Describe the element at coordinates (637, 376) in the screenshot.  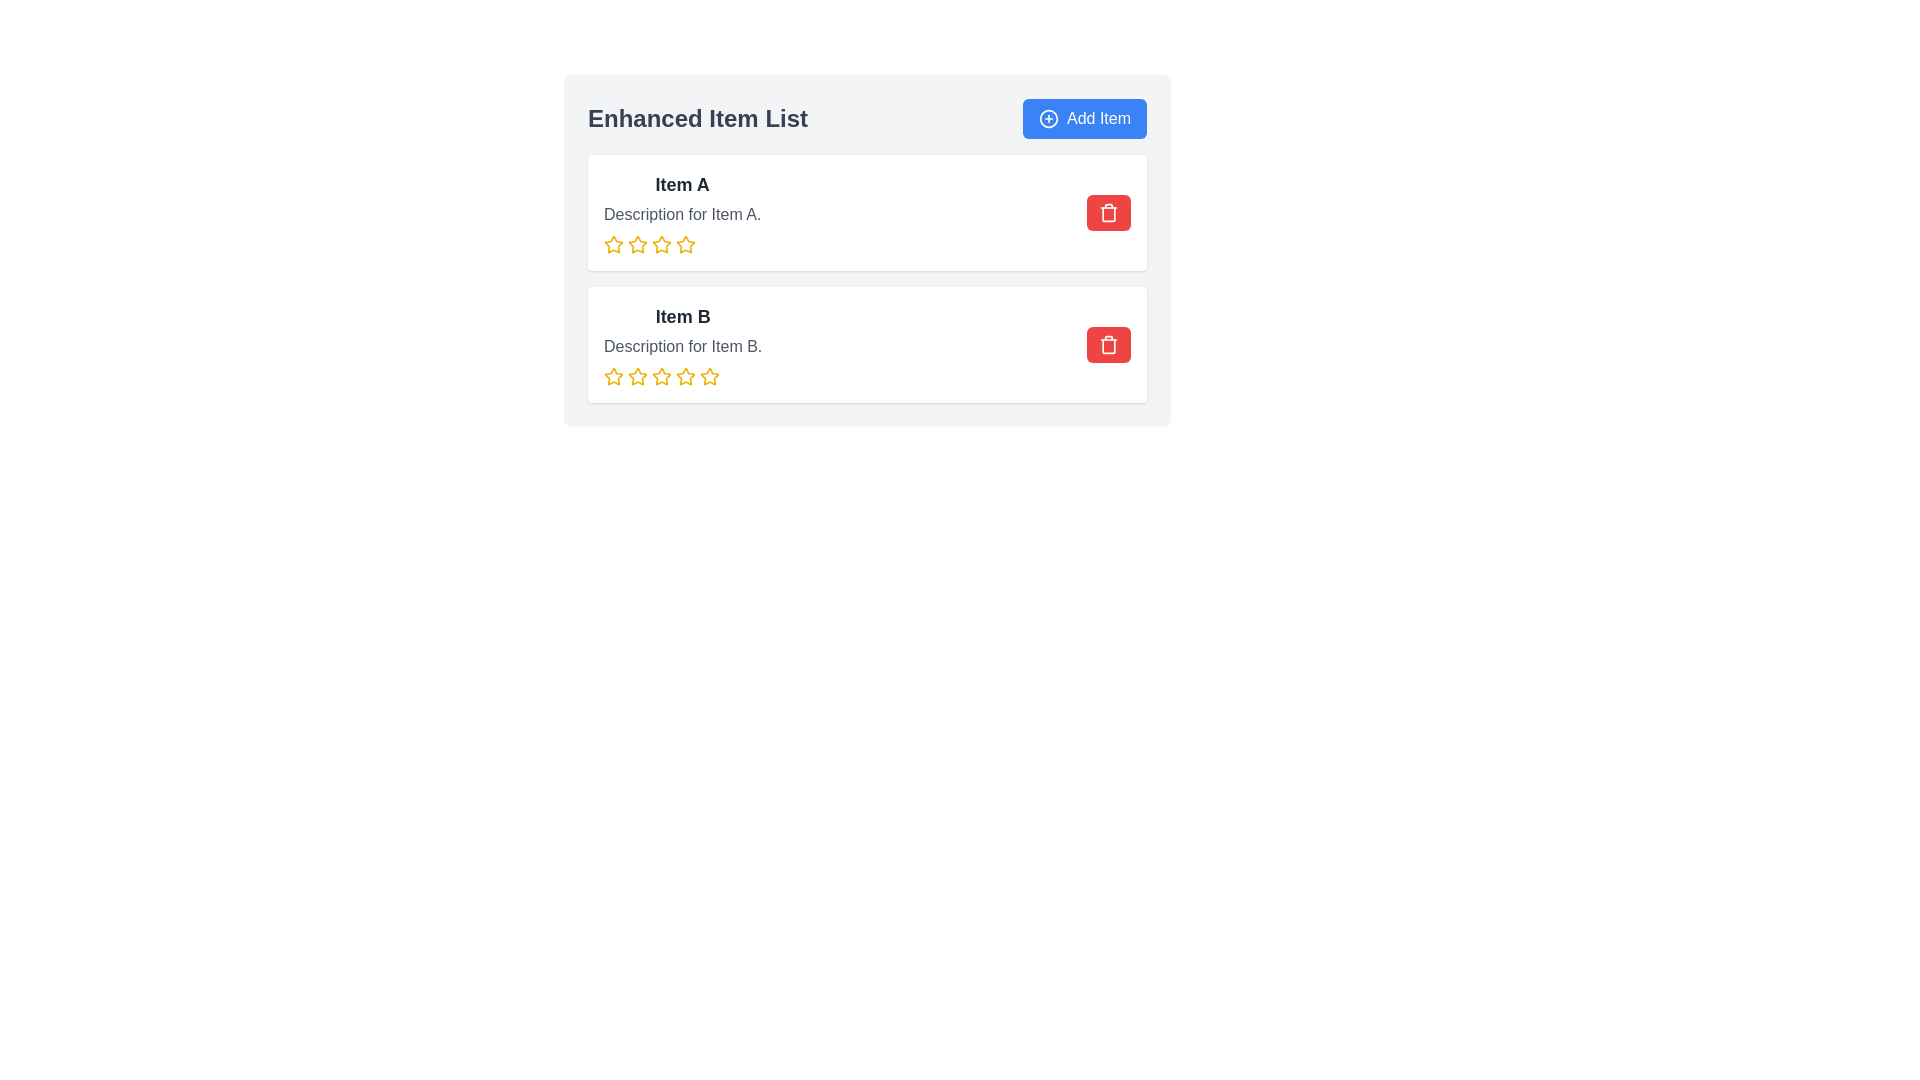
I see `the first golden star-shaped icon in the rating section of Item B in the 'Enhanced Item List' to rate it` at that location.